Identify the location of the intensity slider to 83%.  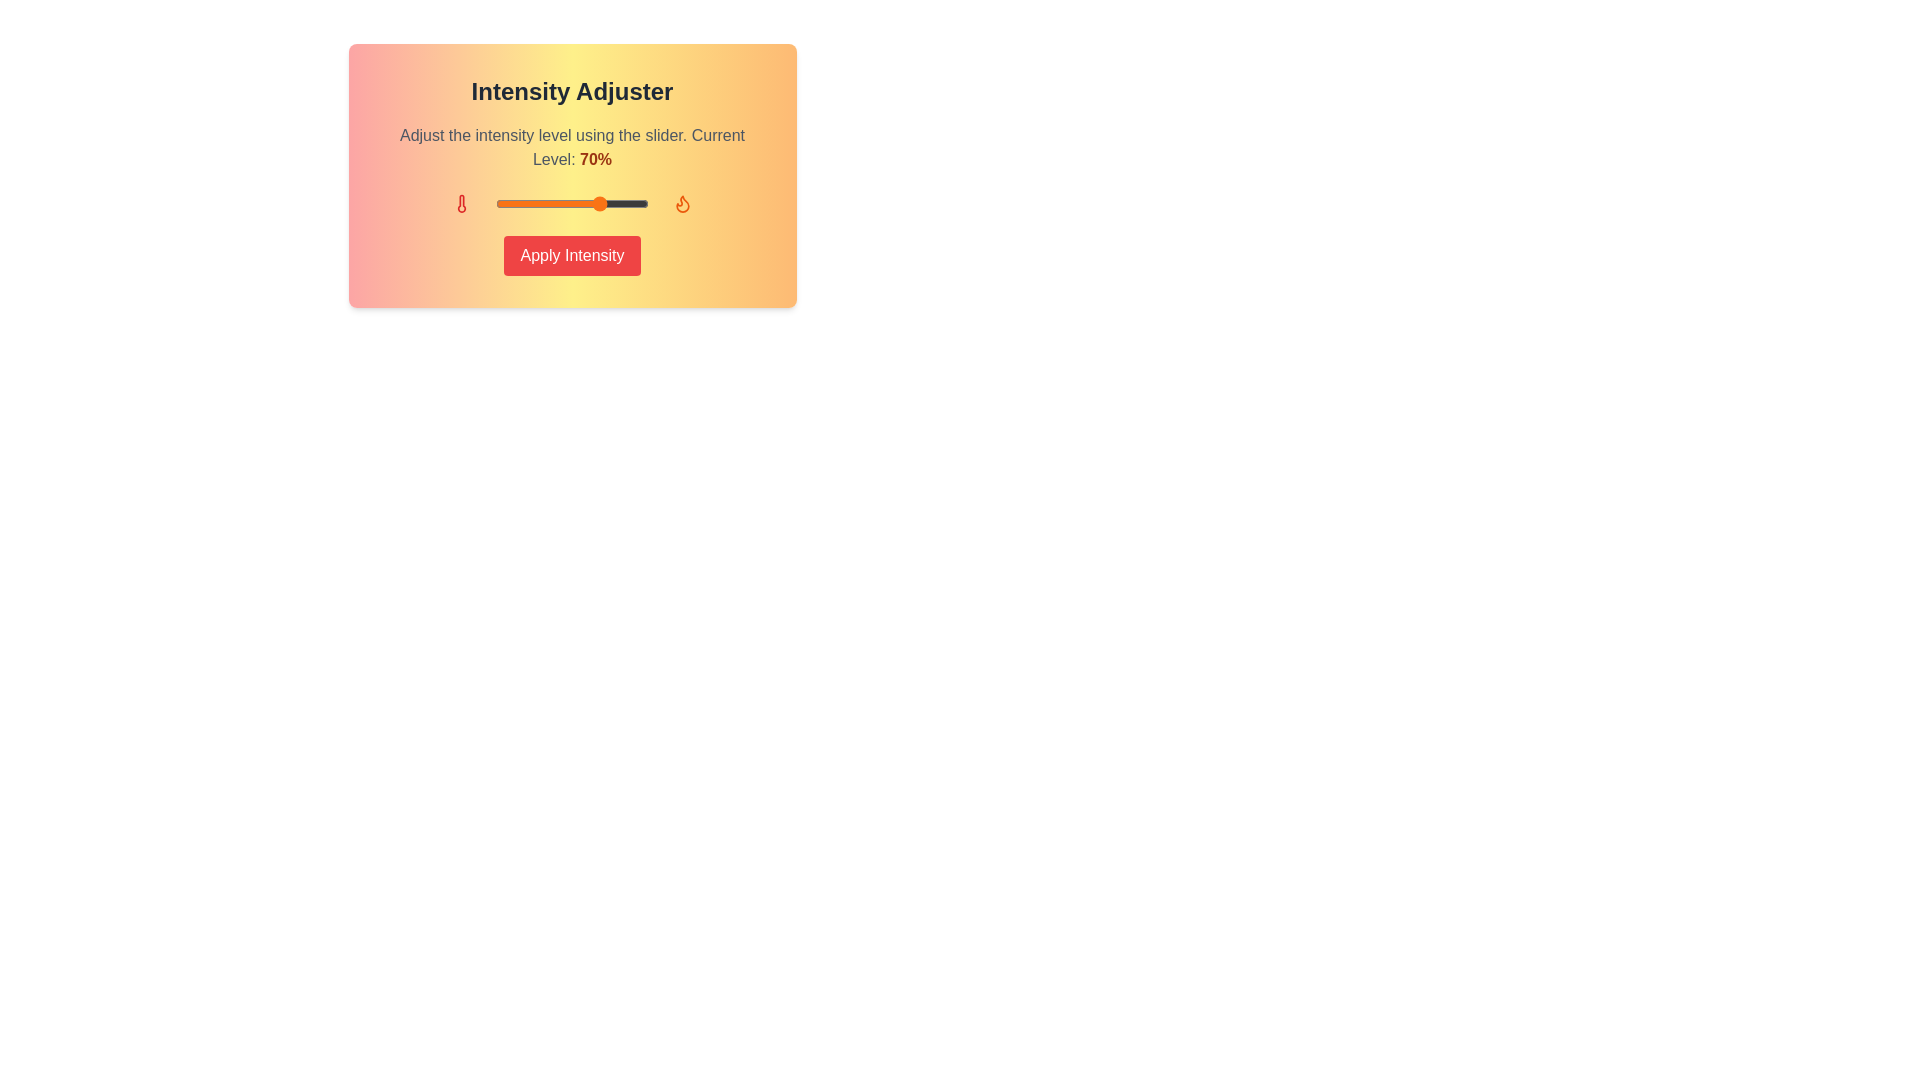
(621, 204).